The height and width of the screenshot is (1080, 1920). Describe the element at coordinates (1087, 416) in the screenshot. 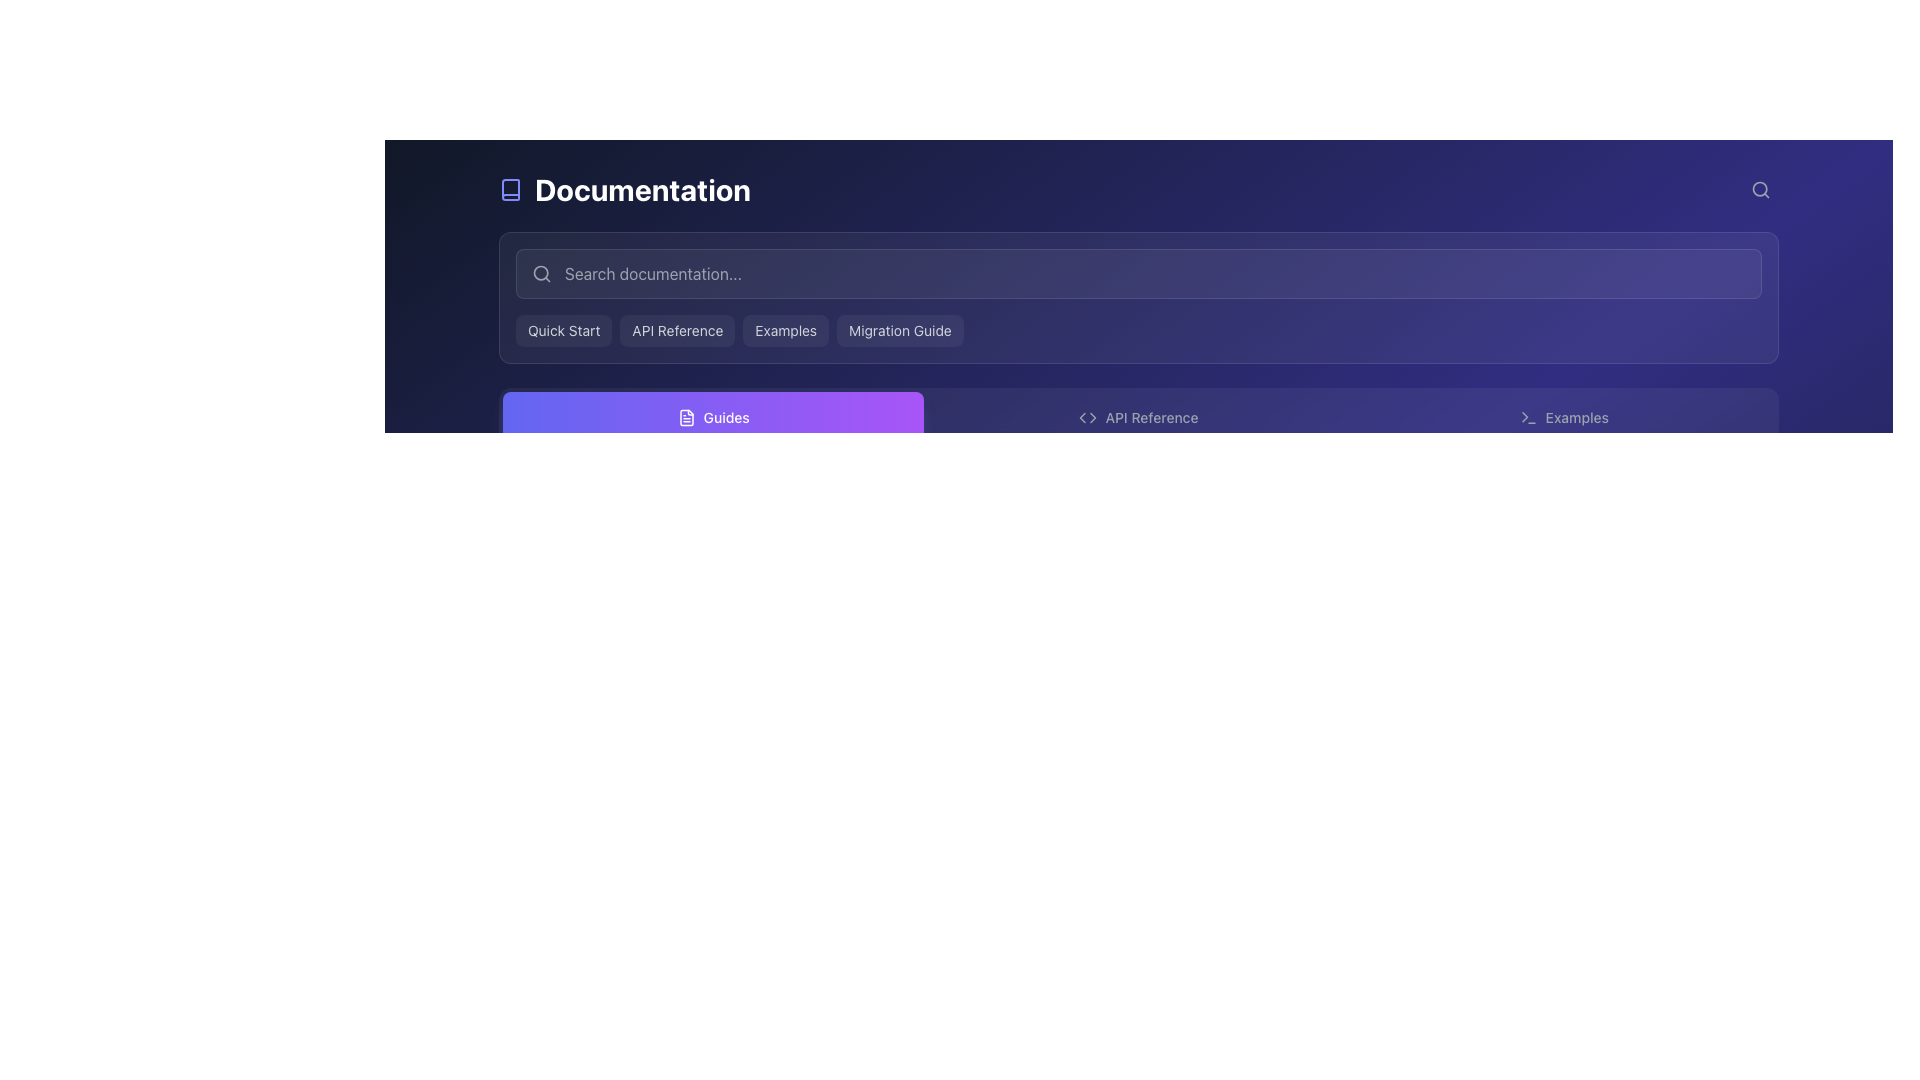

I see `the static icon located to the left of the 'API Reference' text label in the navigation bar under the 'Documentation' section` at that location.